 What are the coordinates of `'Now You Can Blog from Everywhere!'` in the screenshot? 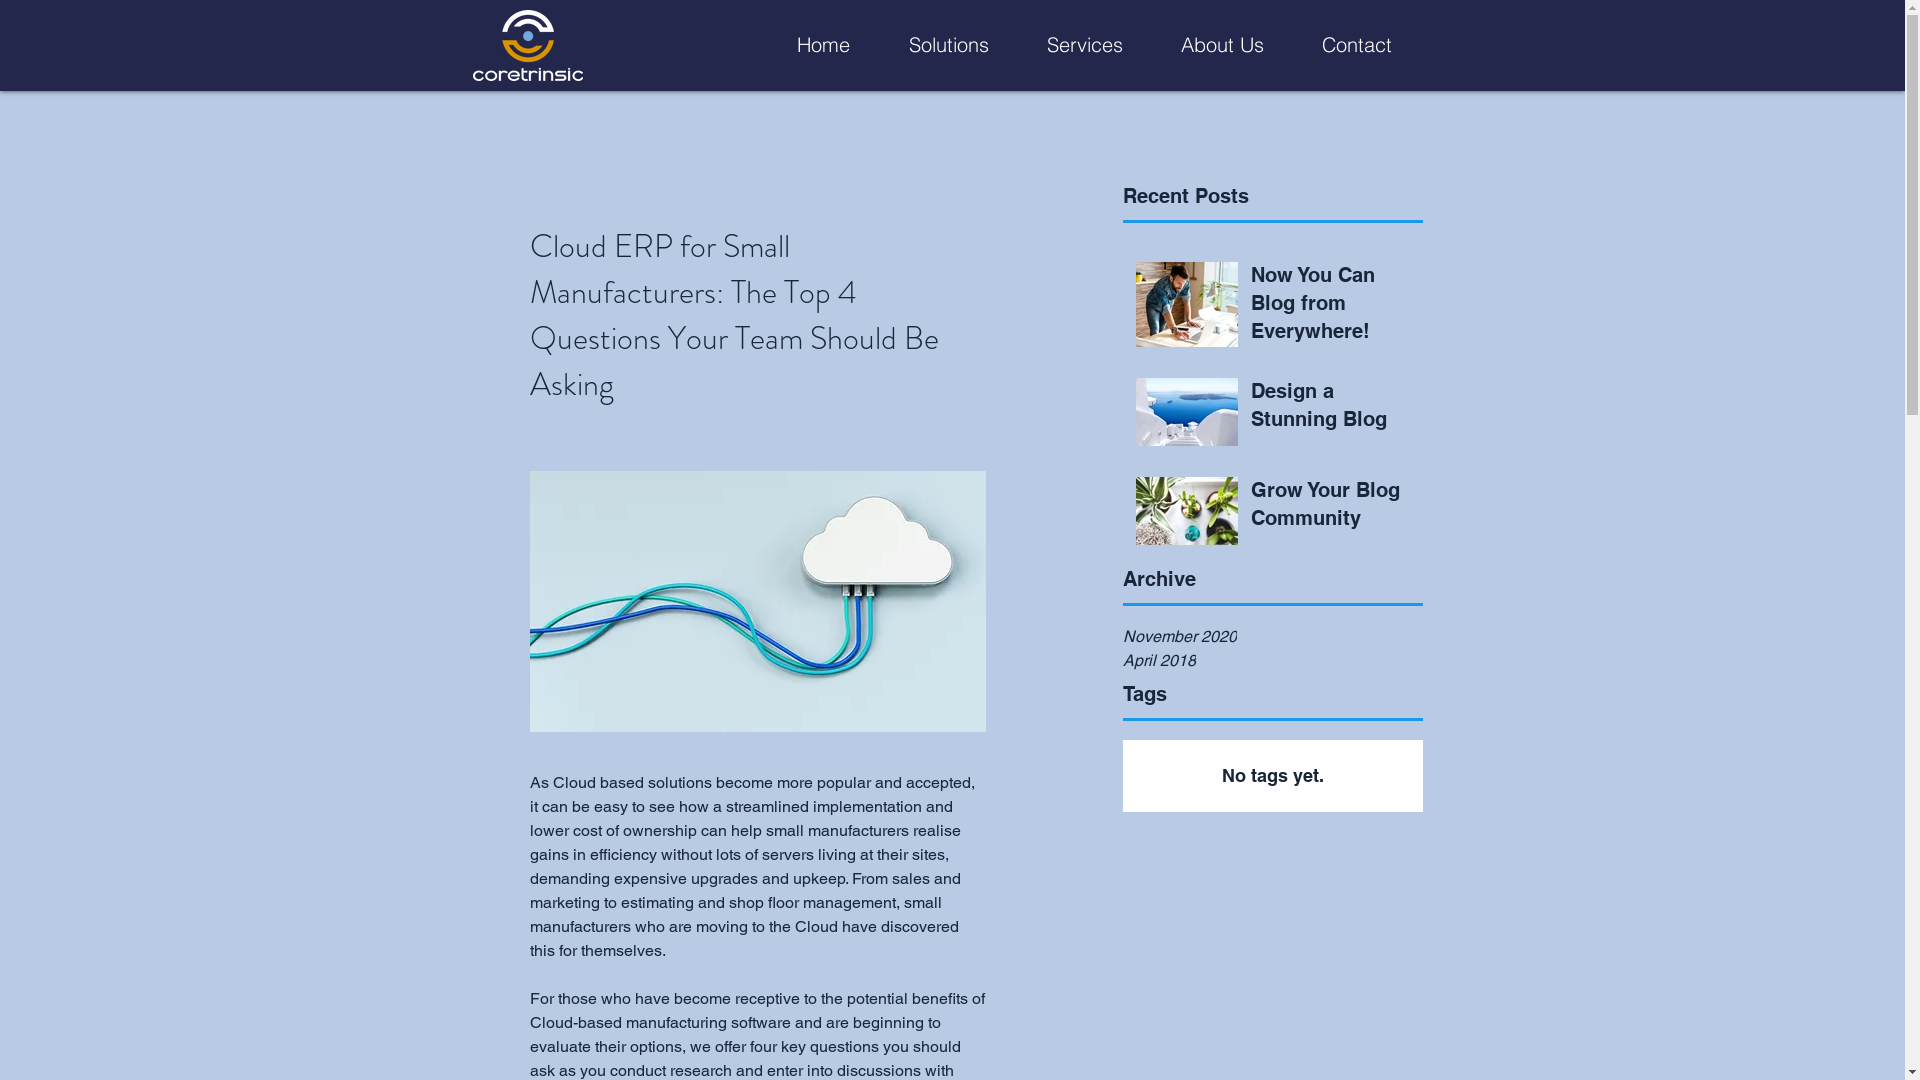 It's located at (1329, 307).